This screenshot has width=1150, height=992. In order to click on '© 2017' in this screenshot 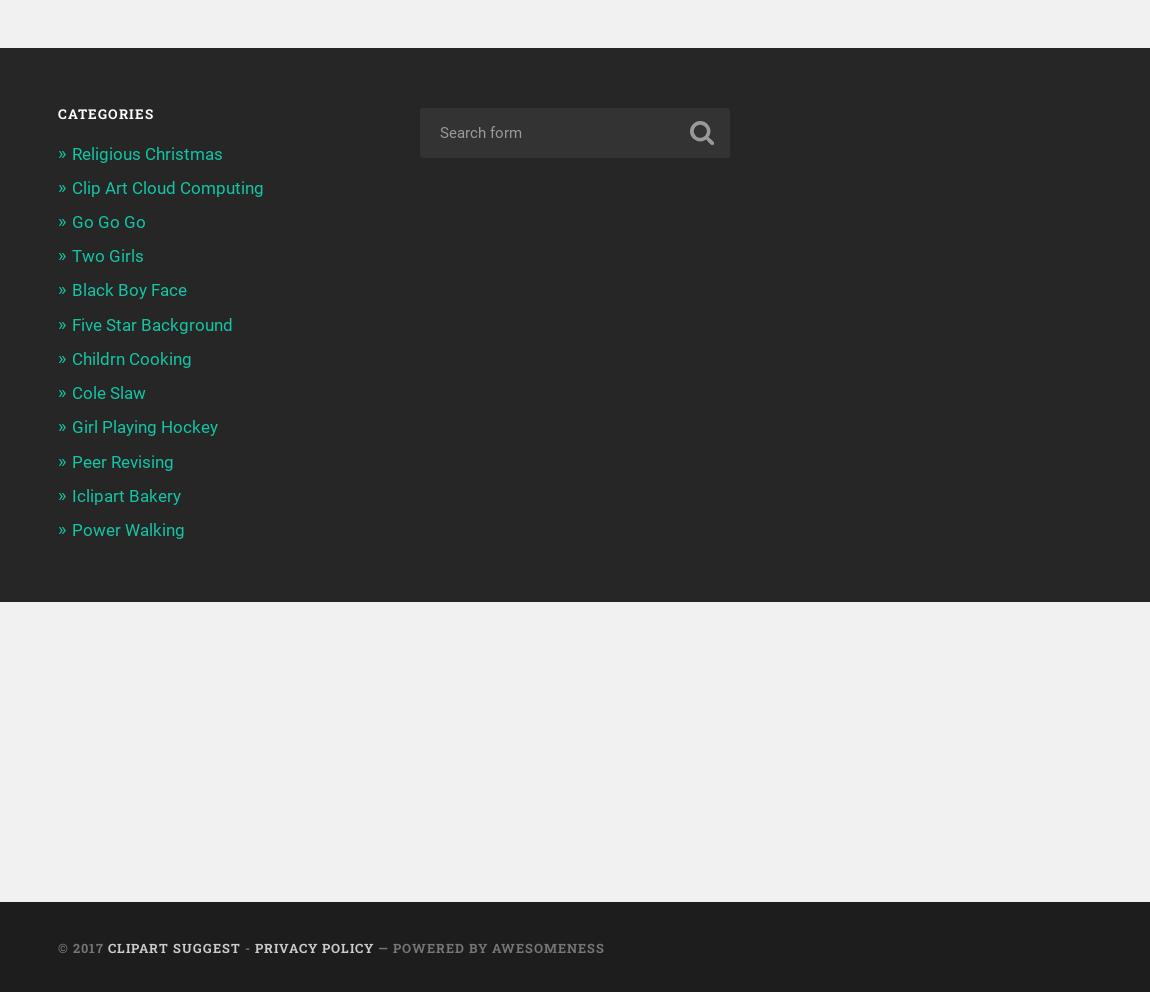, I will do `click(80, 946)`.